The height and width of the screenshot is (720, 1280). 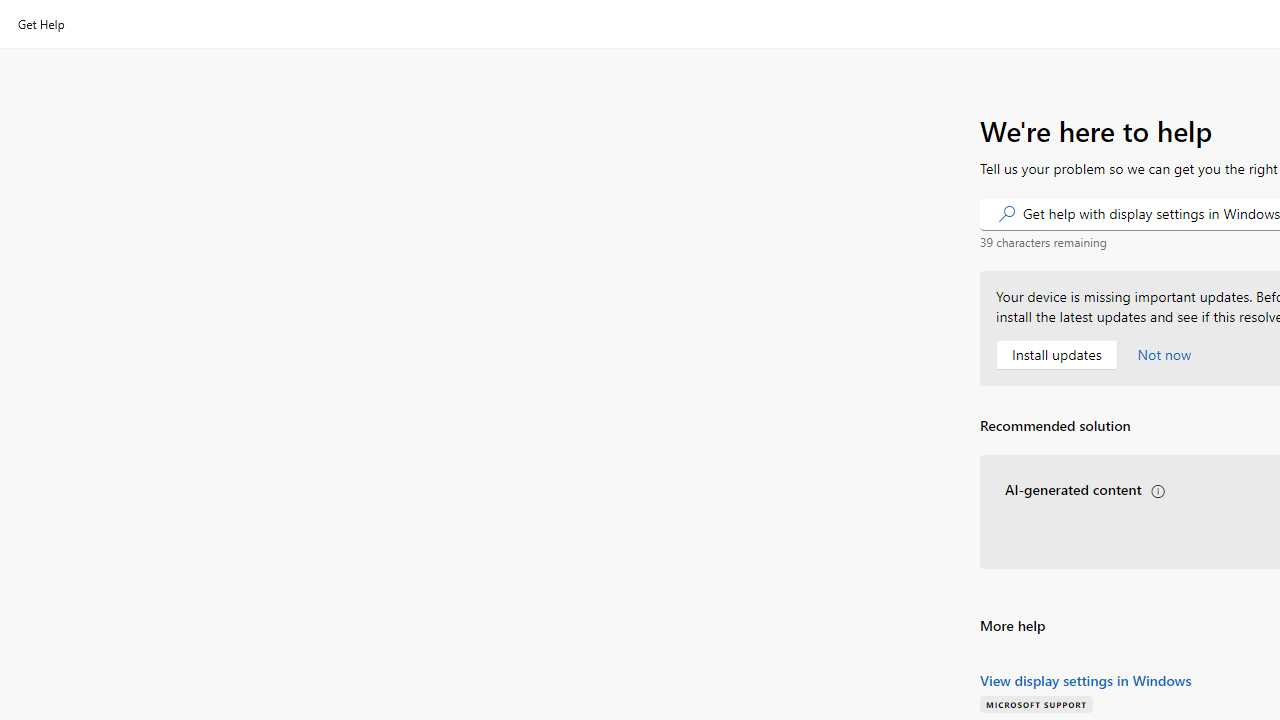 What do you see at coordinates (10, 11) in the screenshot?
I see `'System'` at bounding box center [10, 11].